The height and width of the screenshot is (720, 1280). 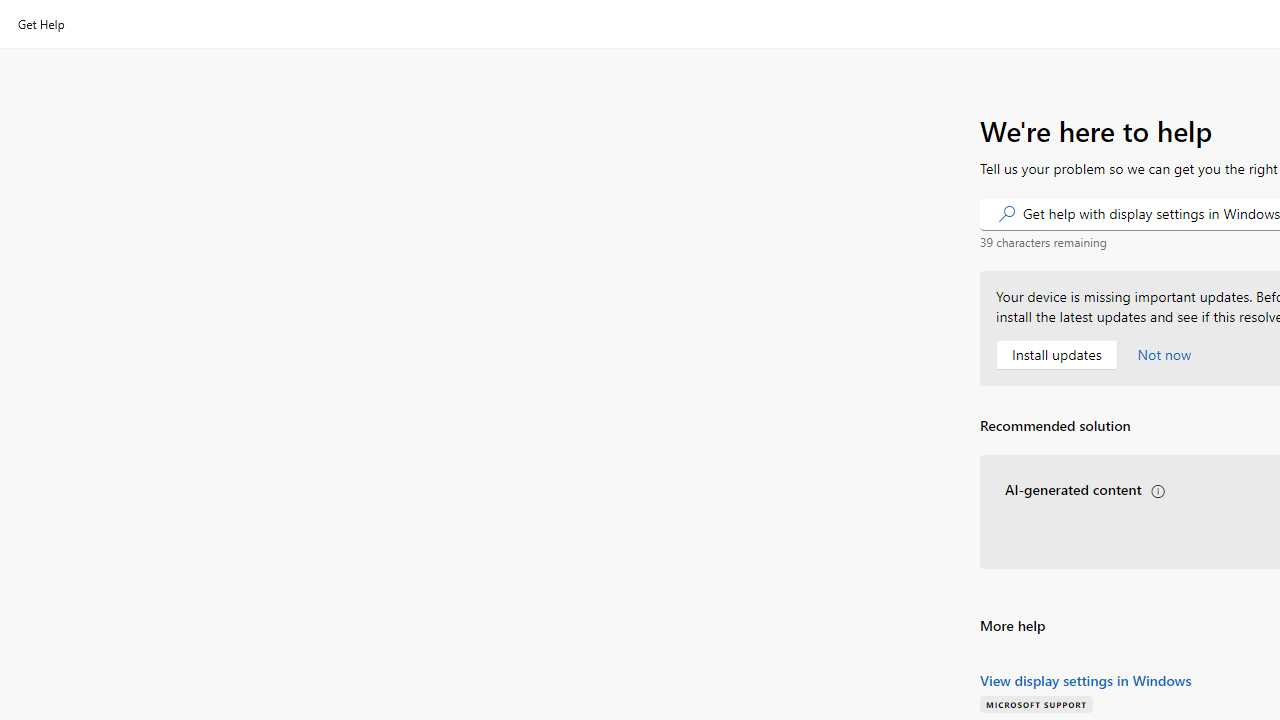 What do you see at coordinates (10, 11) in the screenshot?
I see `'System'` at bounding box center [10, 11].